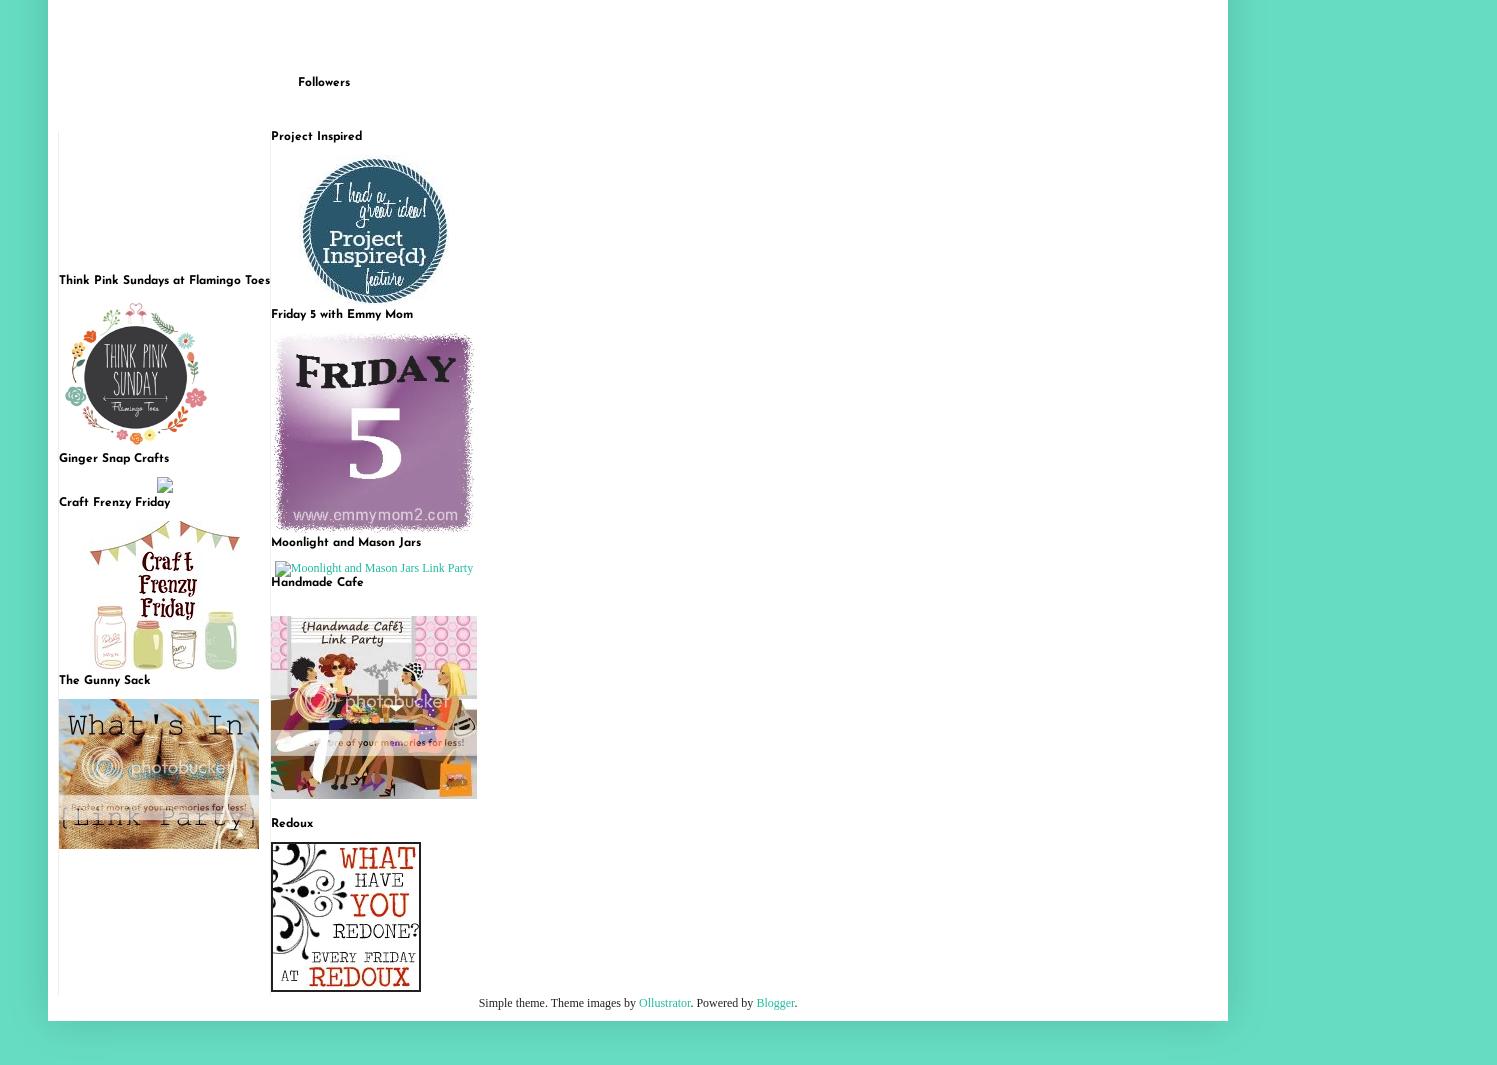 The width and height of the screenshot is (1497, 1065). What do you see at coordinates (689, 1003) in the screenshot?
I see `'. Powered by'` at bounding box center [689, 1003].